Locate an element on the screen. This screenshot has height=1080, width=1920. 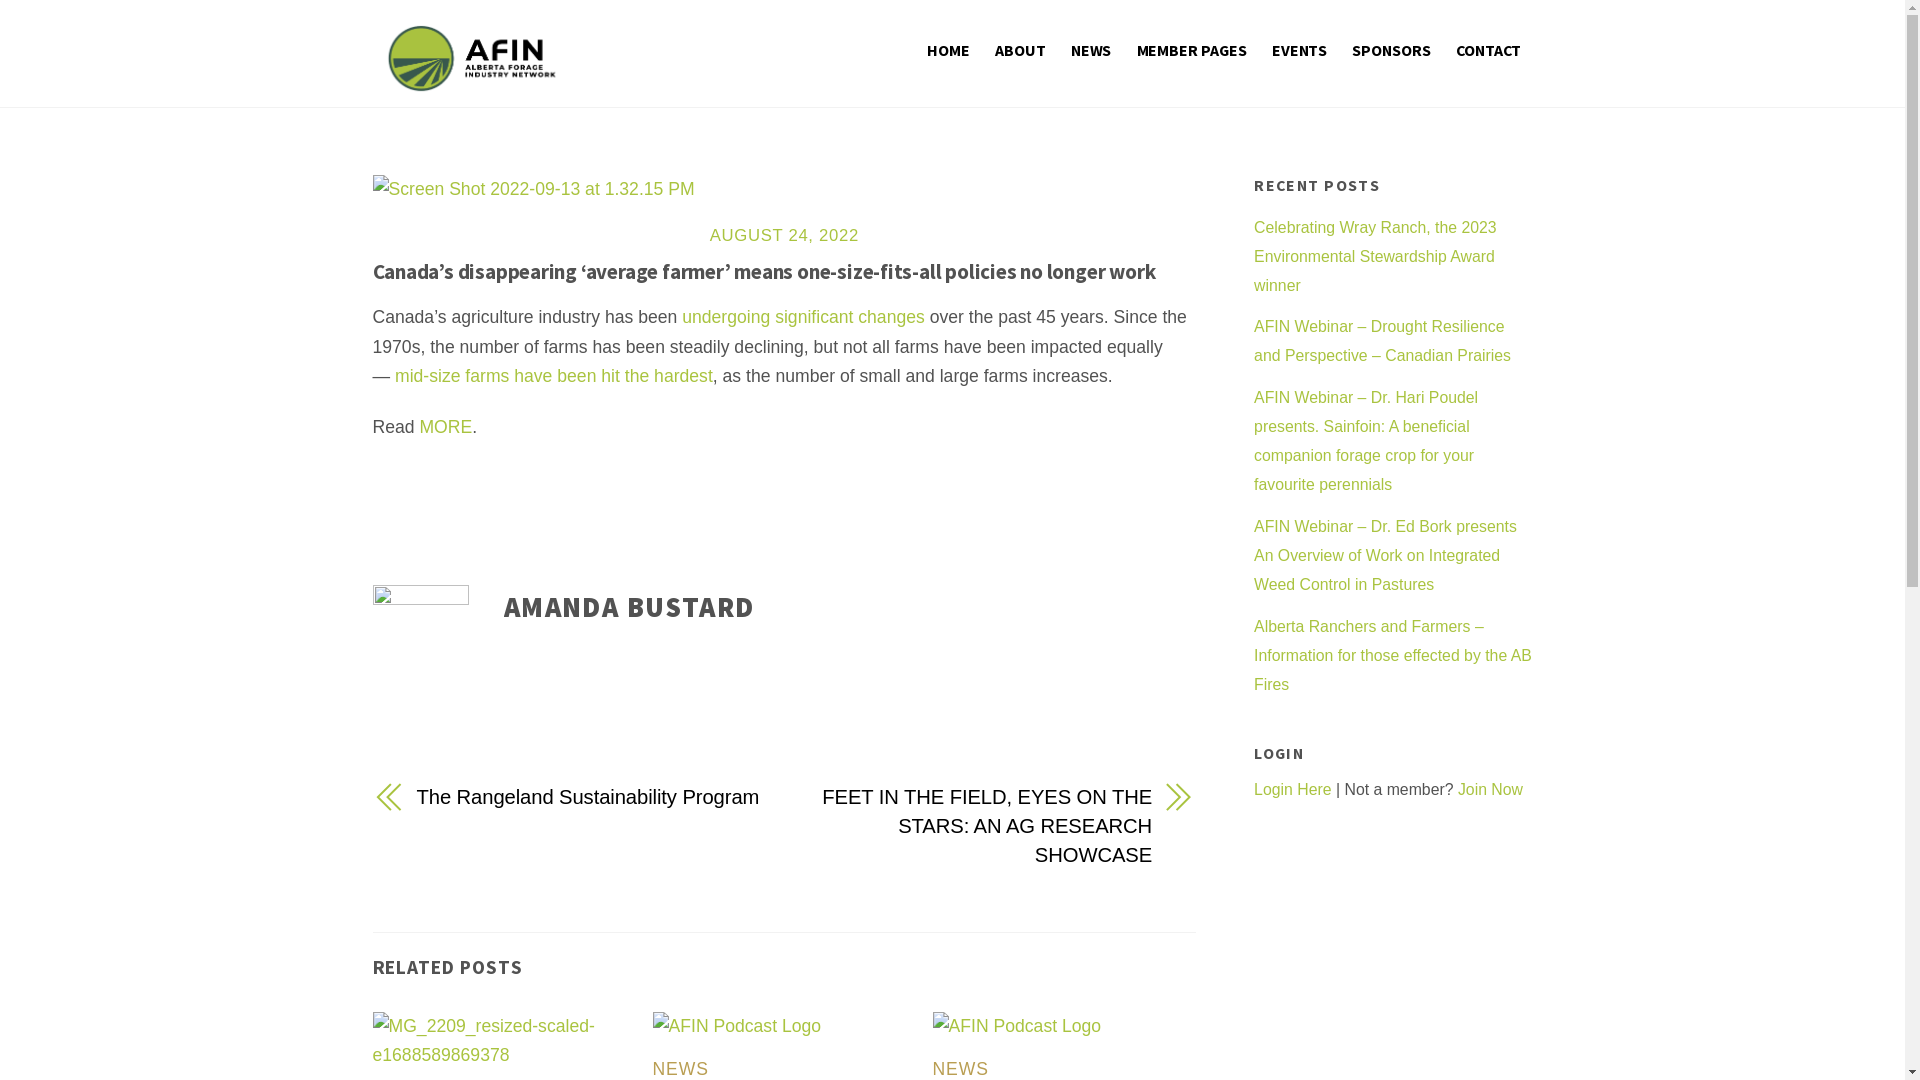
'Join Now' is located at coordinates (1490, 788).